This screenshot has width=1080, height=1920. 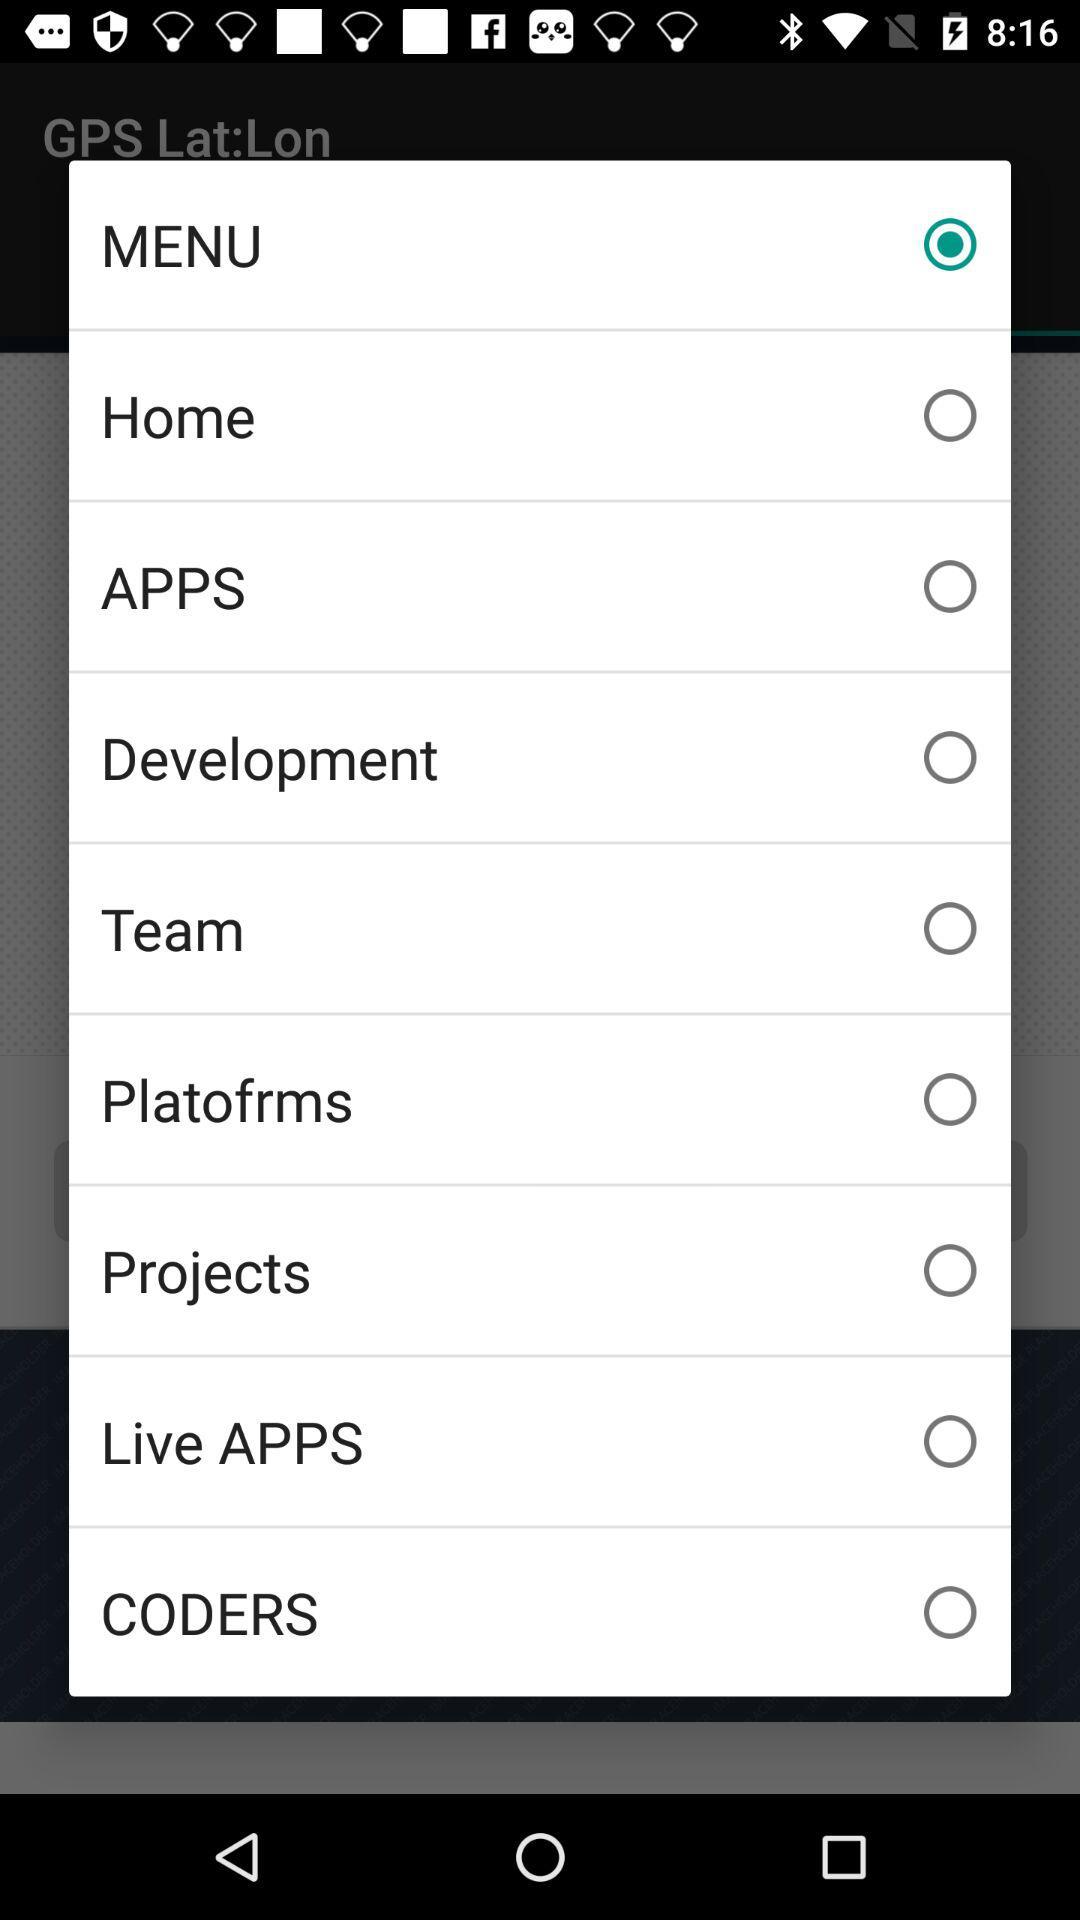 What do you see at coordinates (540, 243) in the screenshot?
I see `menu` at bounding box center [540, 243].